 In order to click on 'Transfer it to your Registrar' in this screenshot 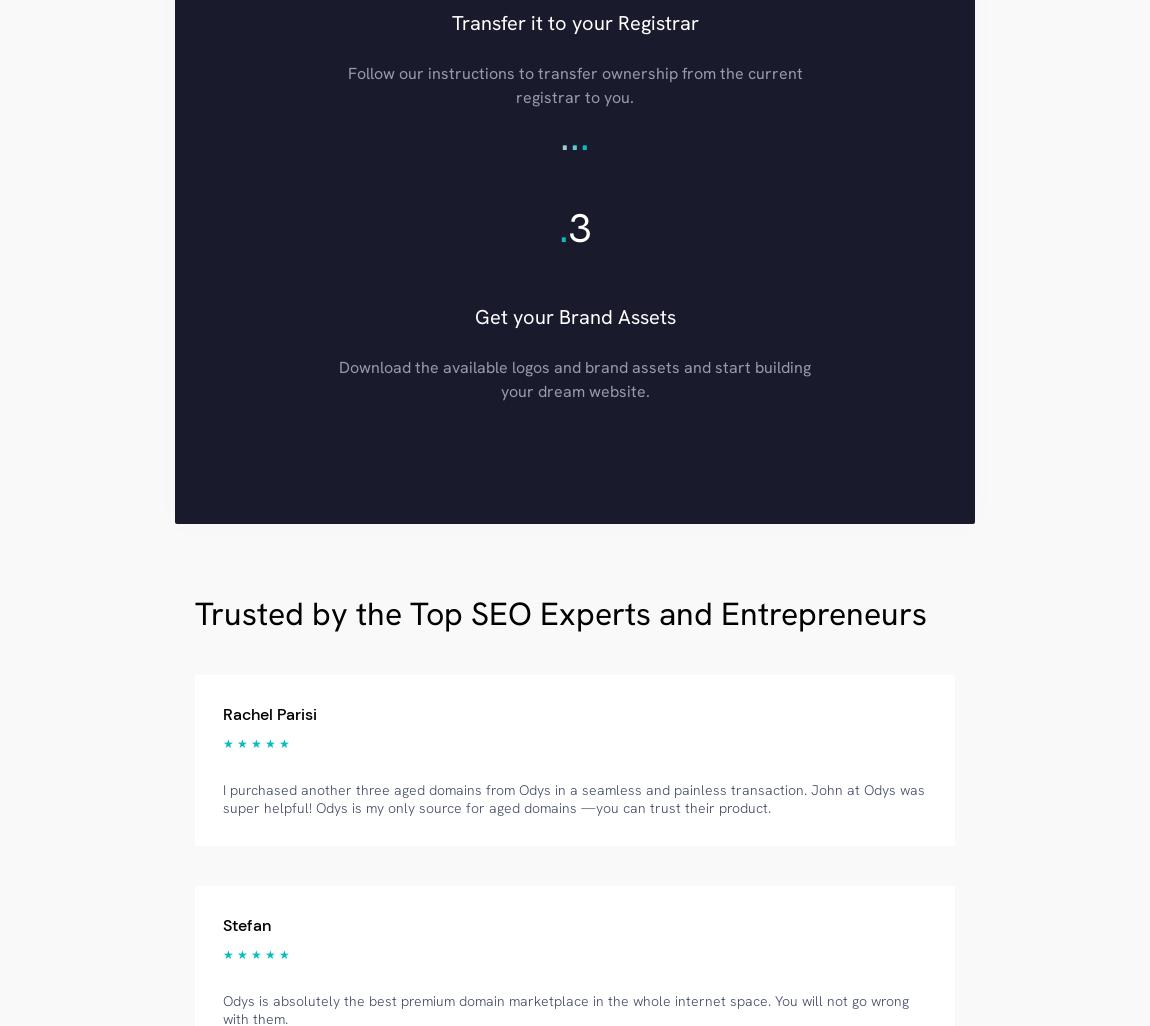, I will do `click(574, 21)`.